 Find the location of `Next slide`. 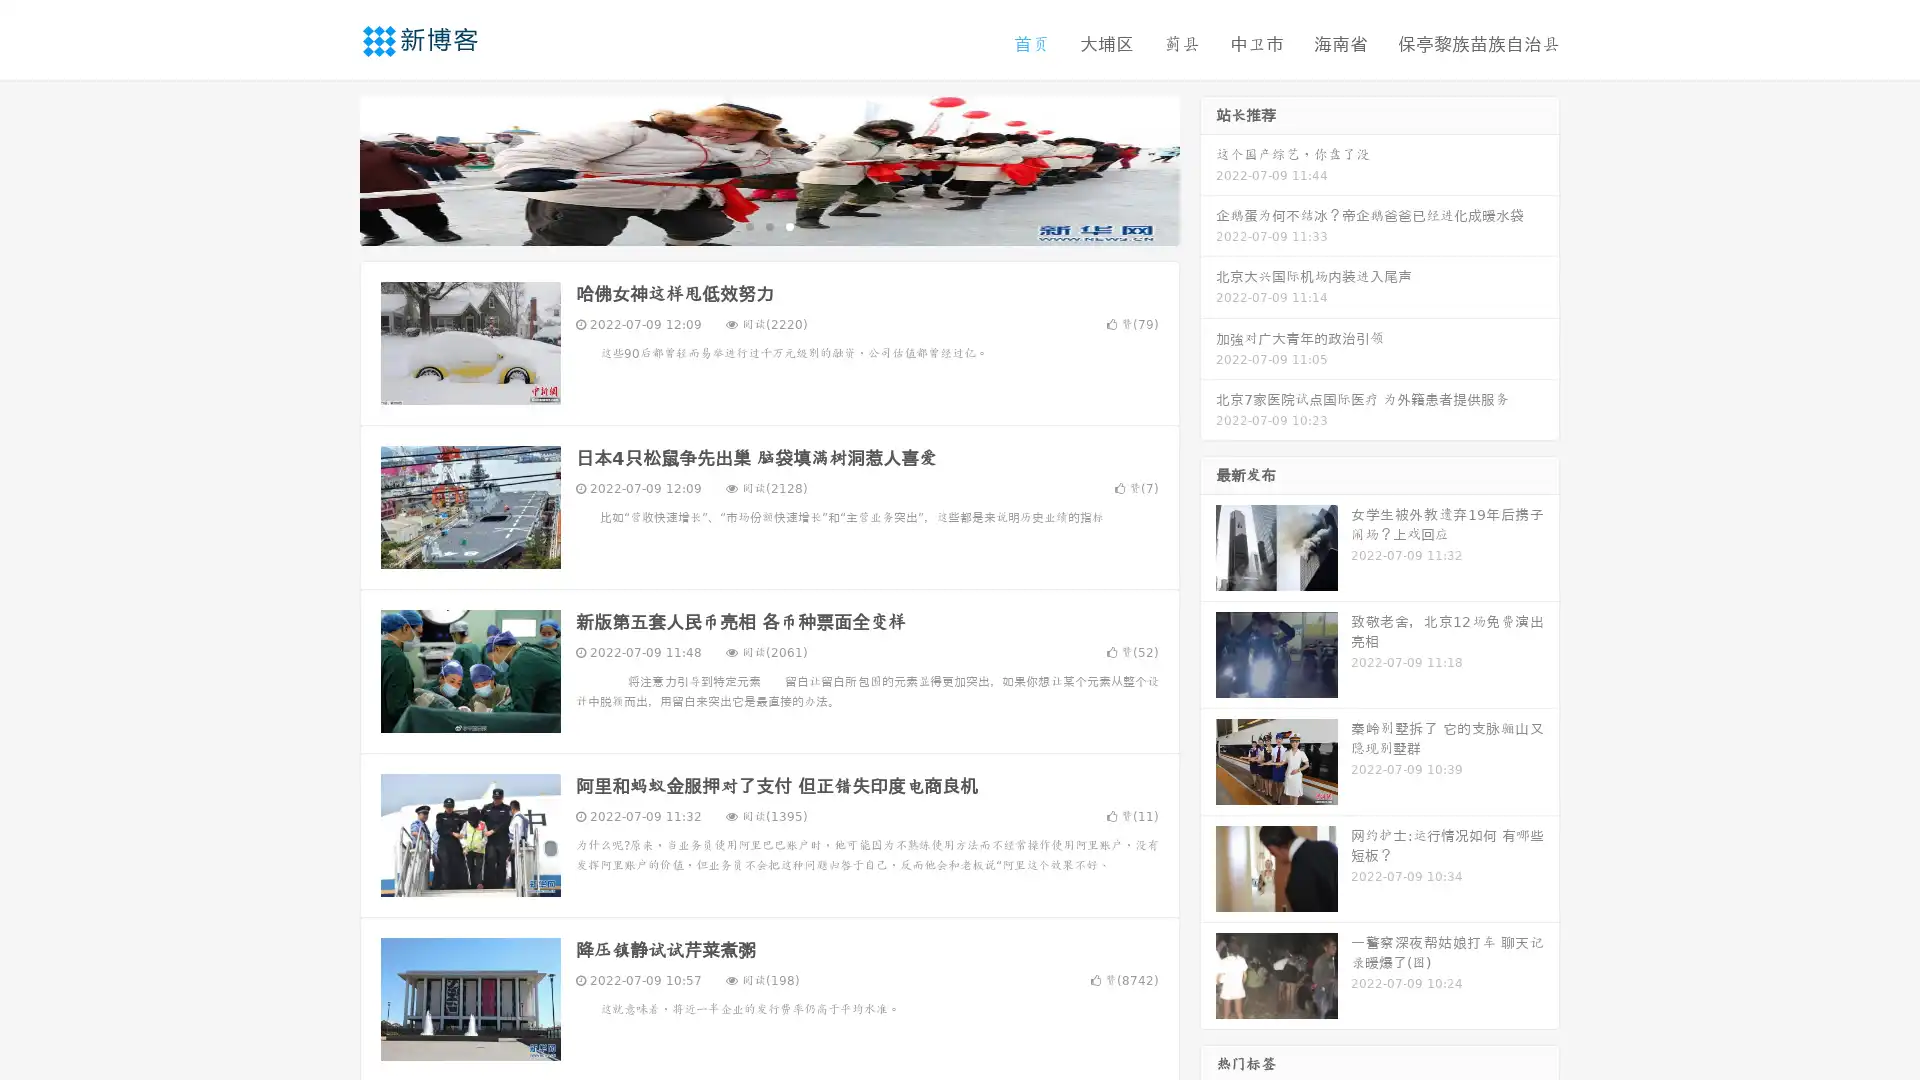

Next slide is located at coordinates (1208, 168).